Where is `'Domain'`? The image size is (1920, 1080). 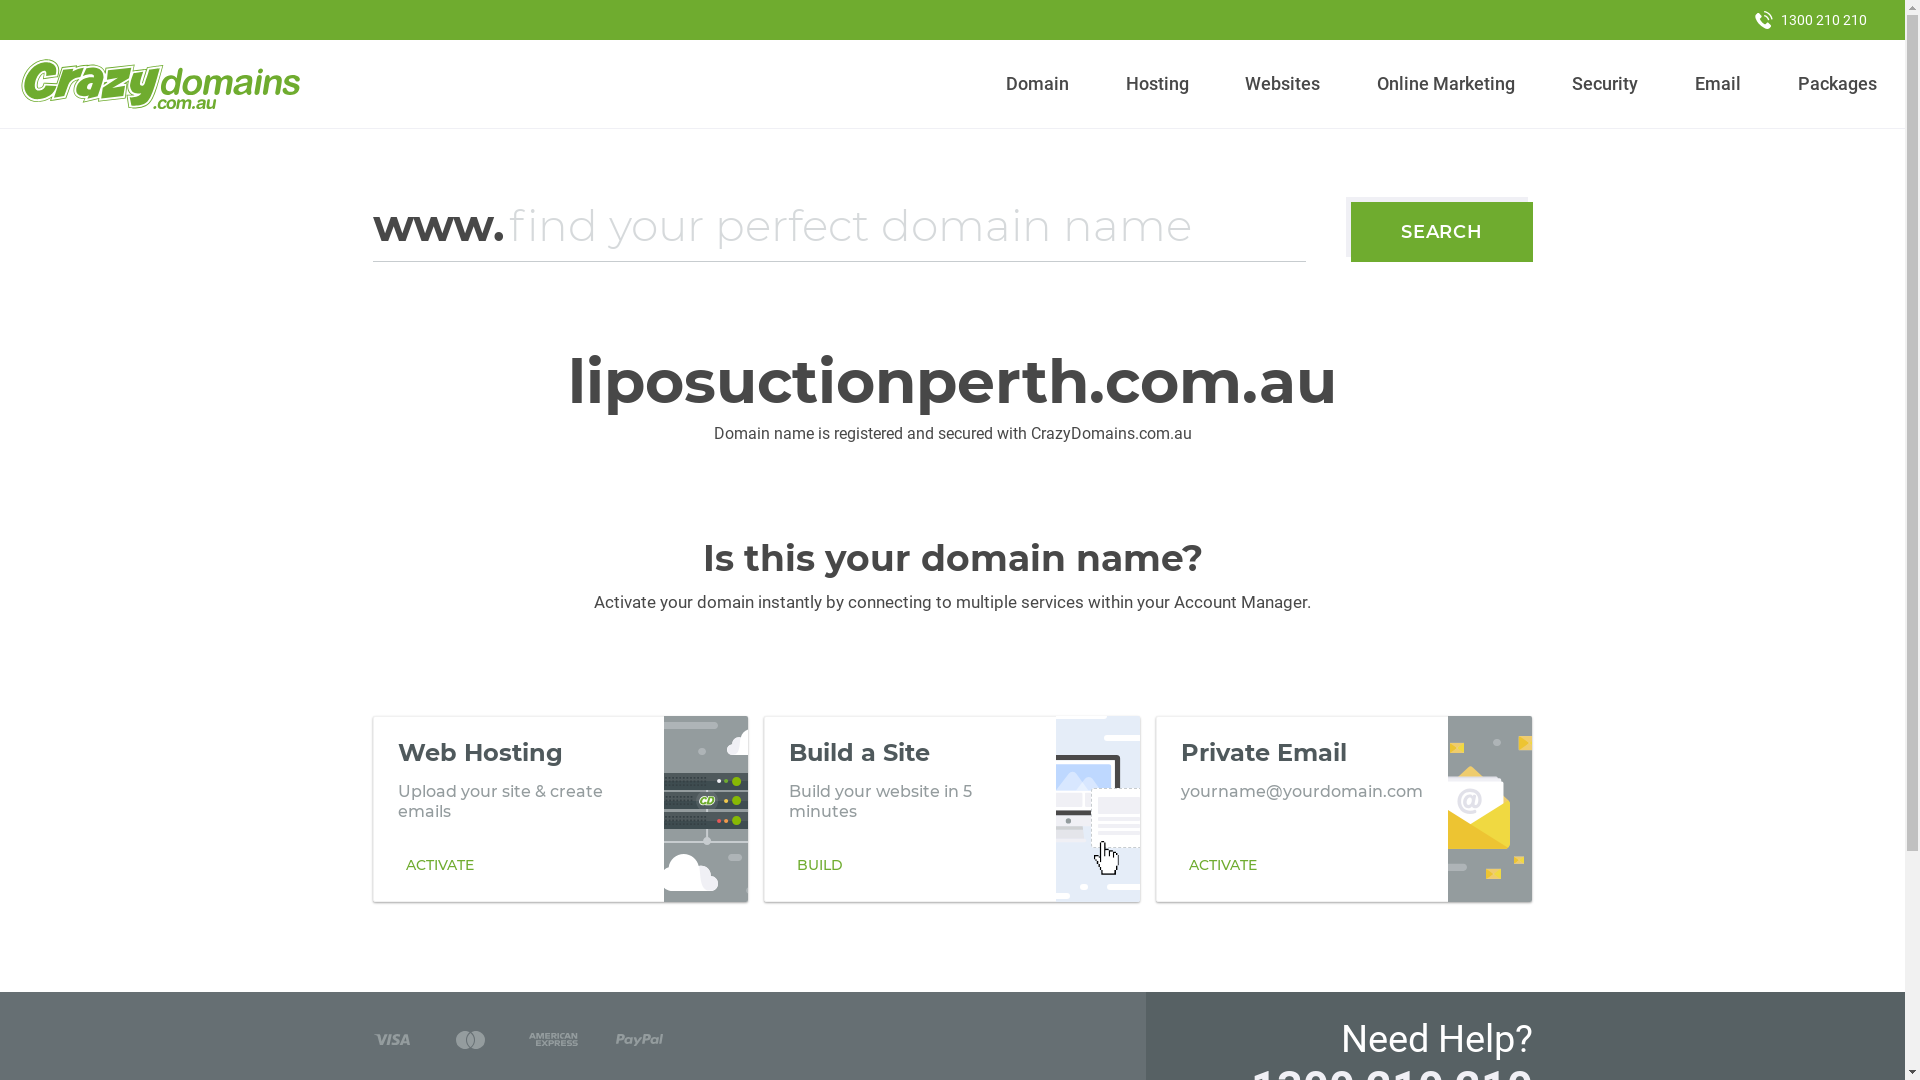 'Domain' is located at coordinates (1037, 83).